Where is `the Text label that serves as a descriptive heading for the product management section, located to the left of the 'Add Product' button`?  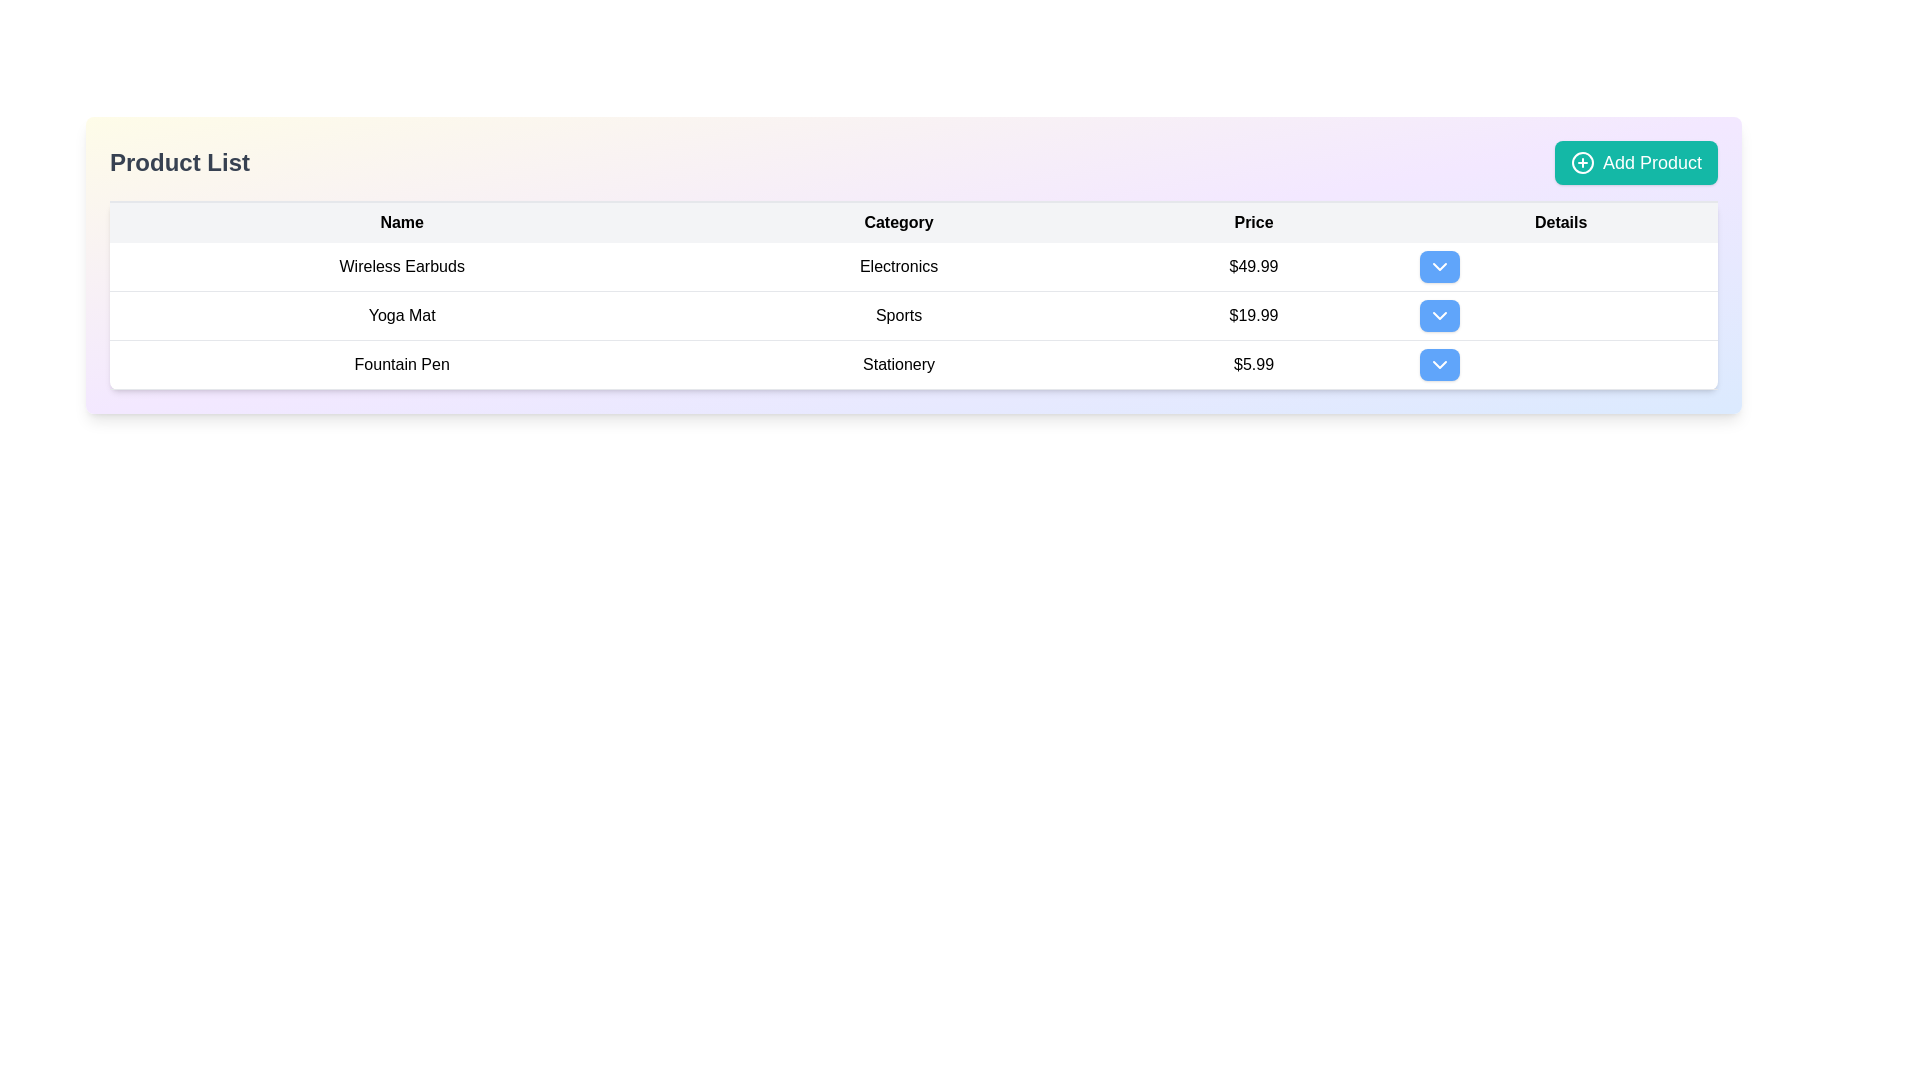
the Text label that serves as a descriptive heading for the product management section, located to the left of the 'Add Product' button is located at coordinates (180, 161).